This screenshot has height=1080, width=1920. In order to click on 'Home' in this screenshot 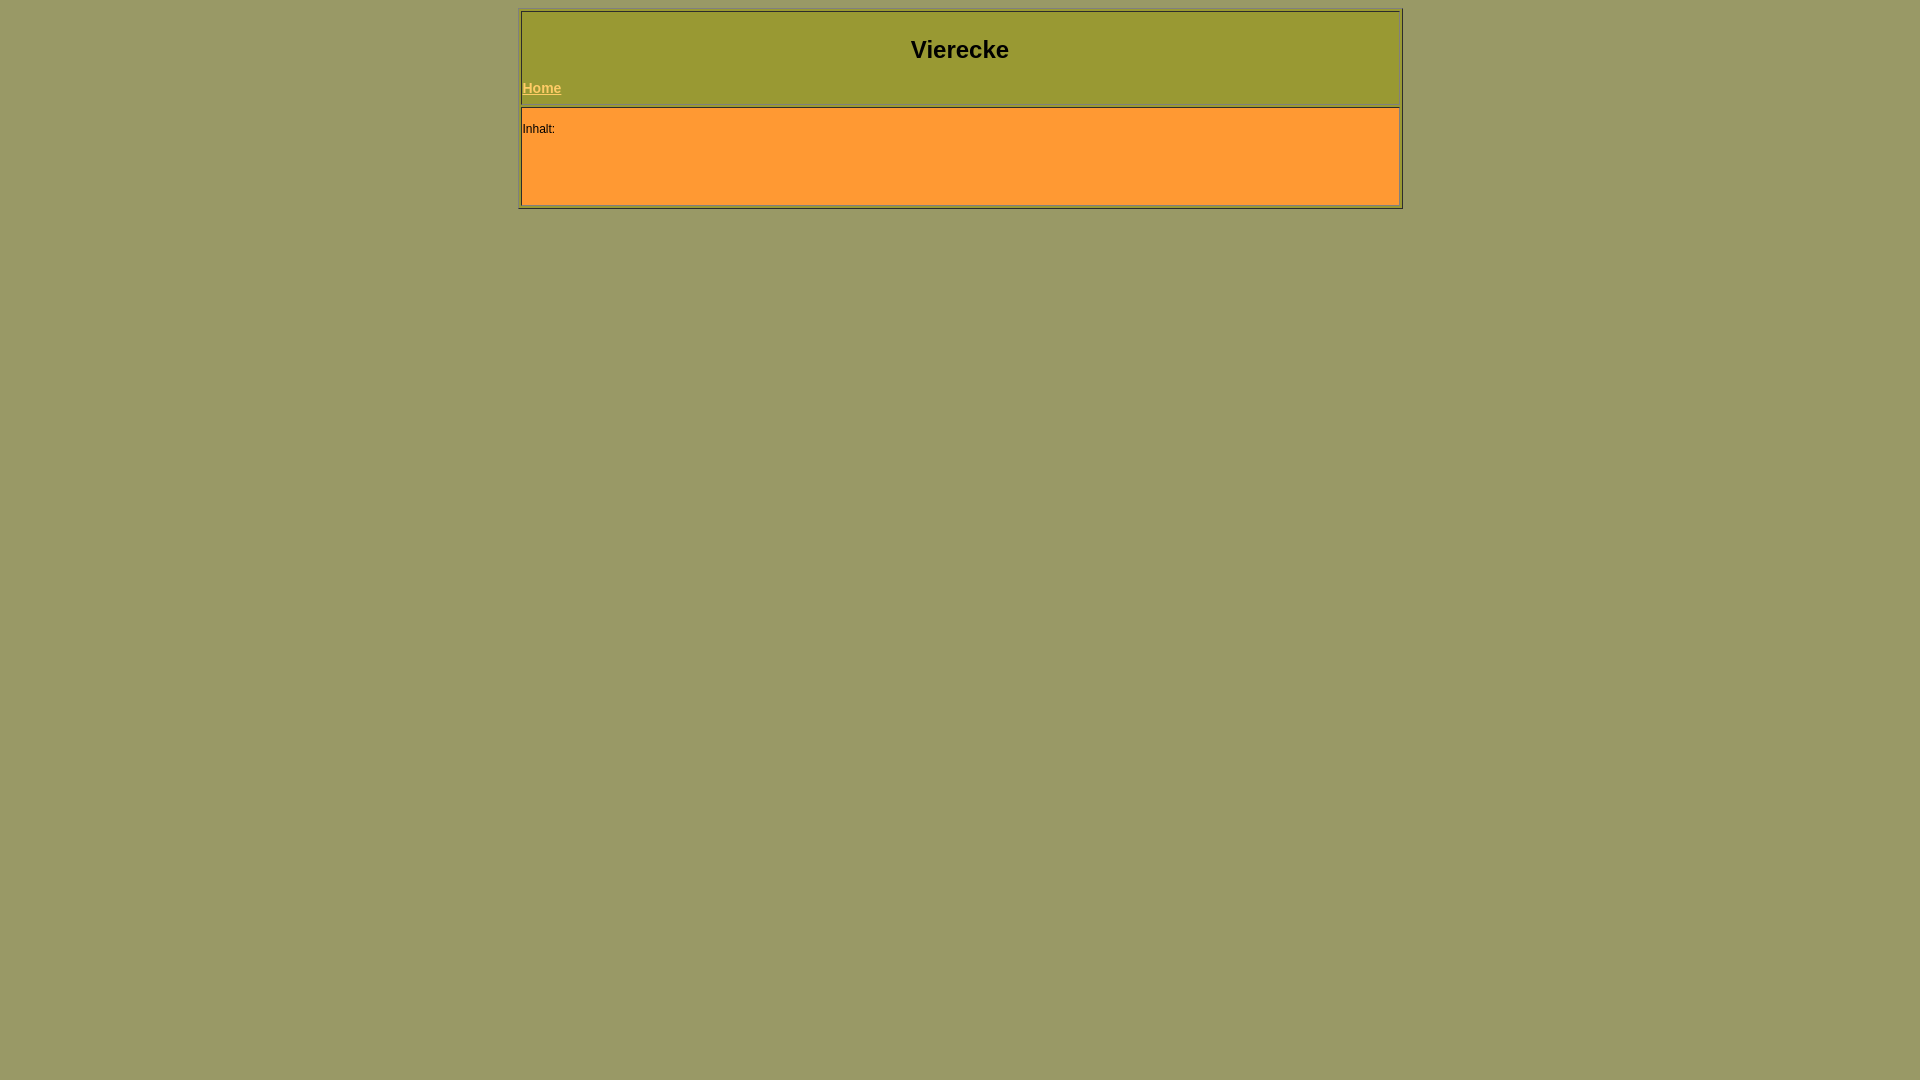, I will do `click(541, 87)`.